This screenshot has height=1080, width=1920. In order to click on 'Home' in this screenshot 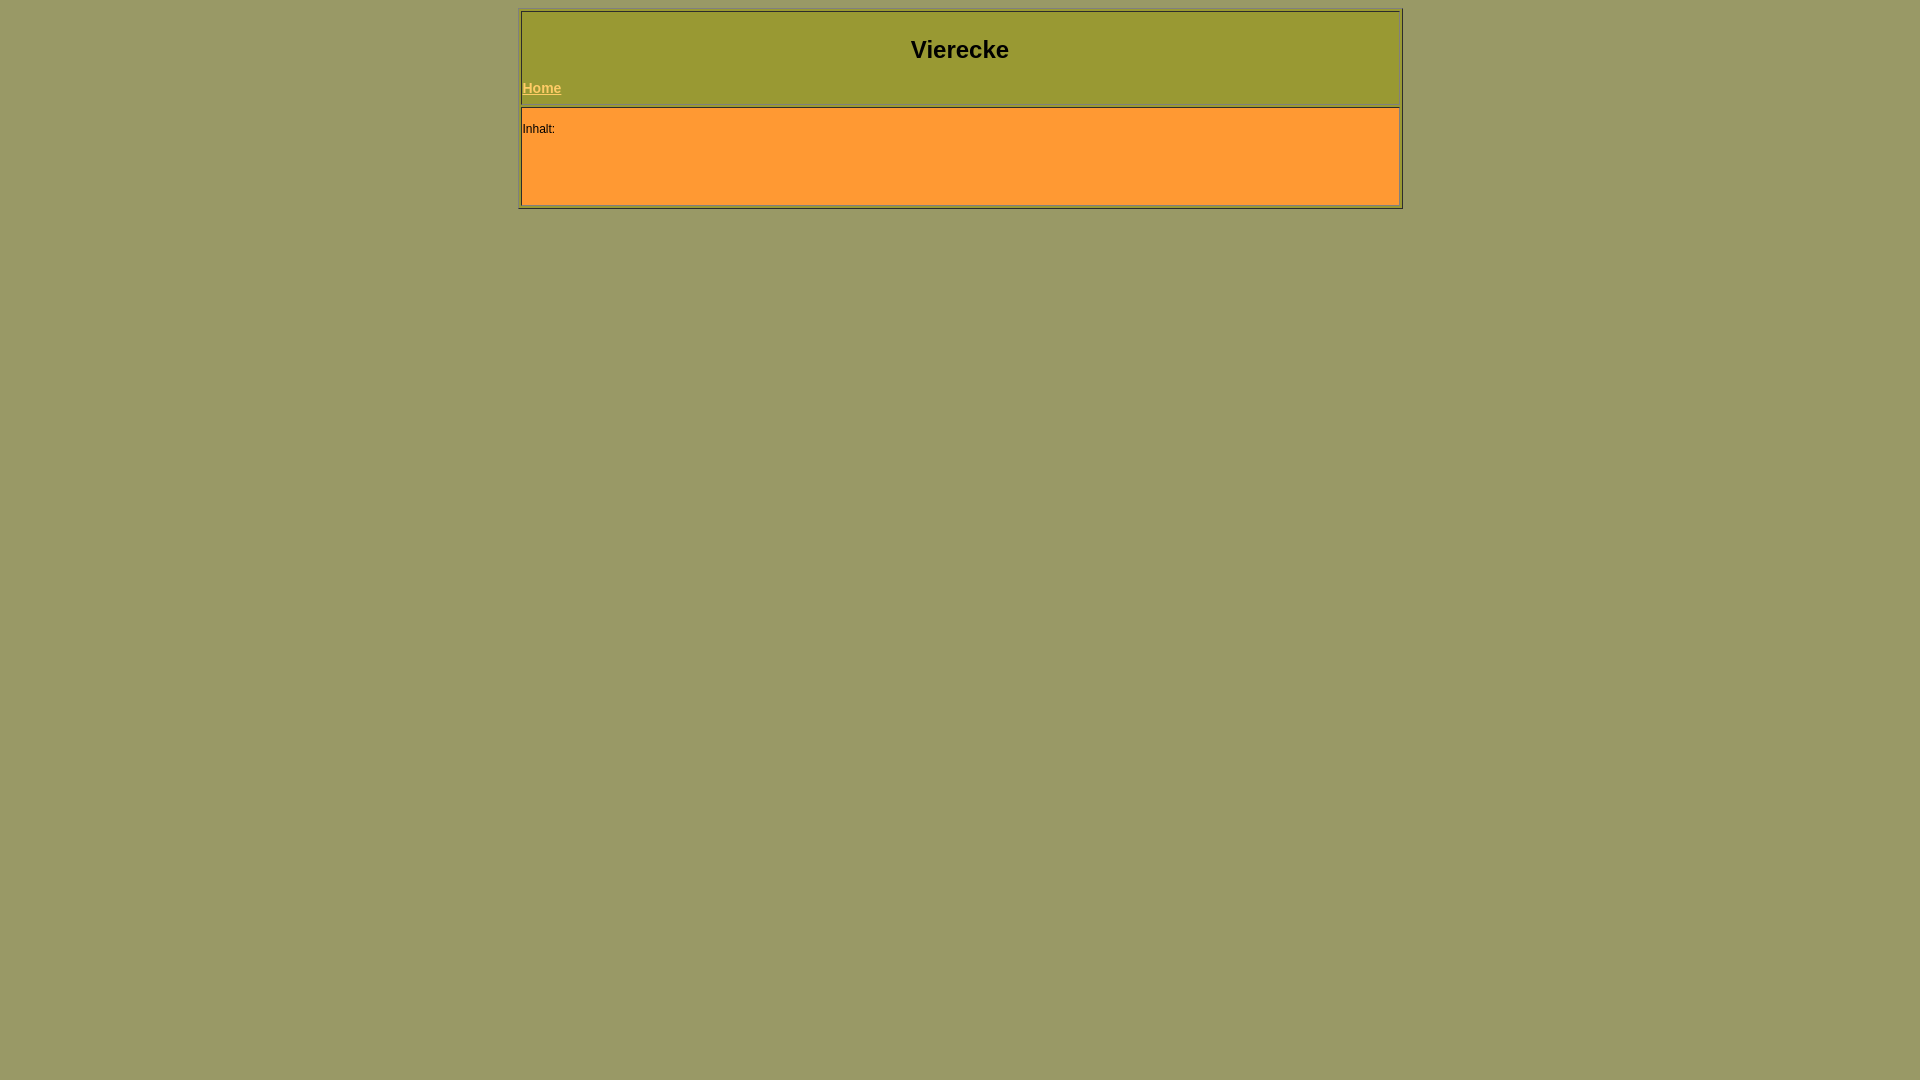, I will do `click(541, 87)`.